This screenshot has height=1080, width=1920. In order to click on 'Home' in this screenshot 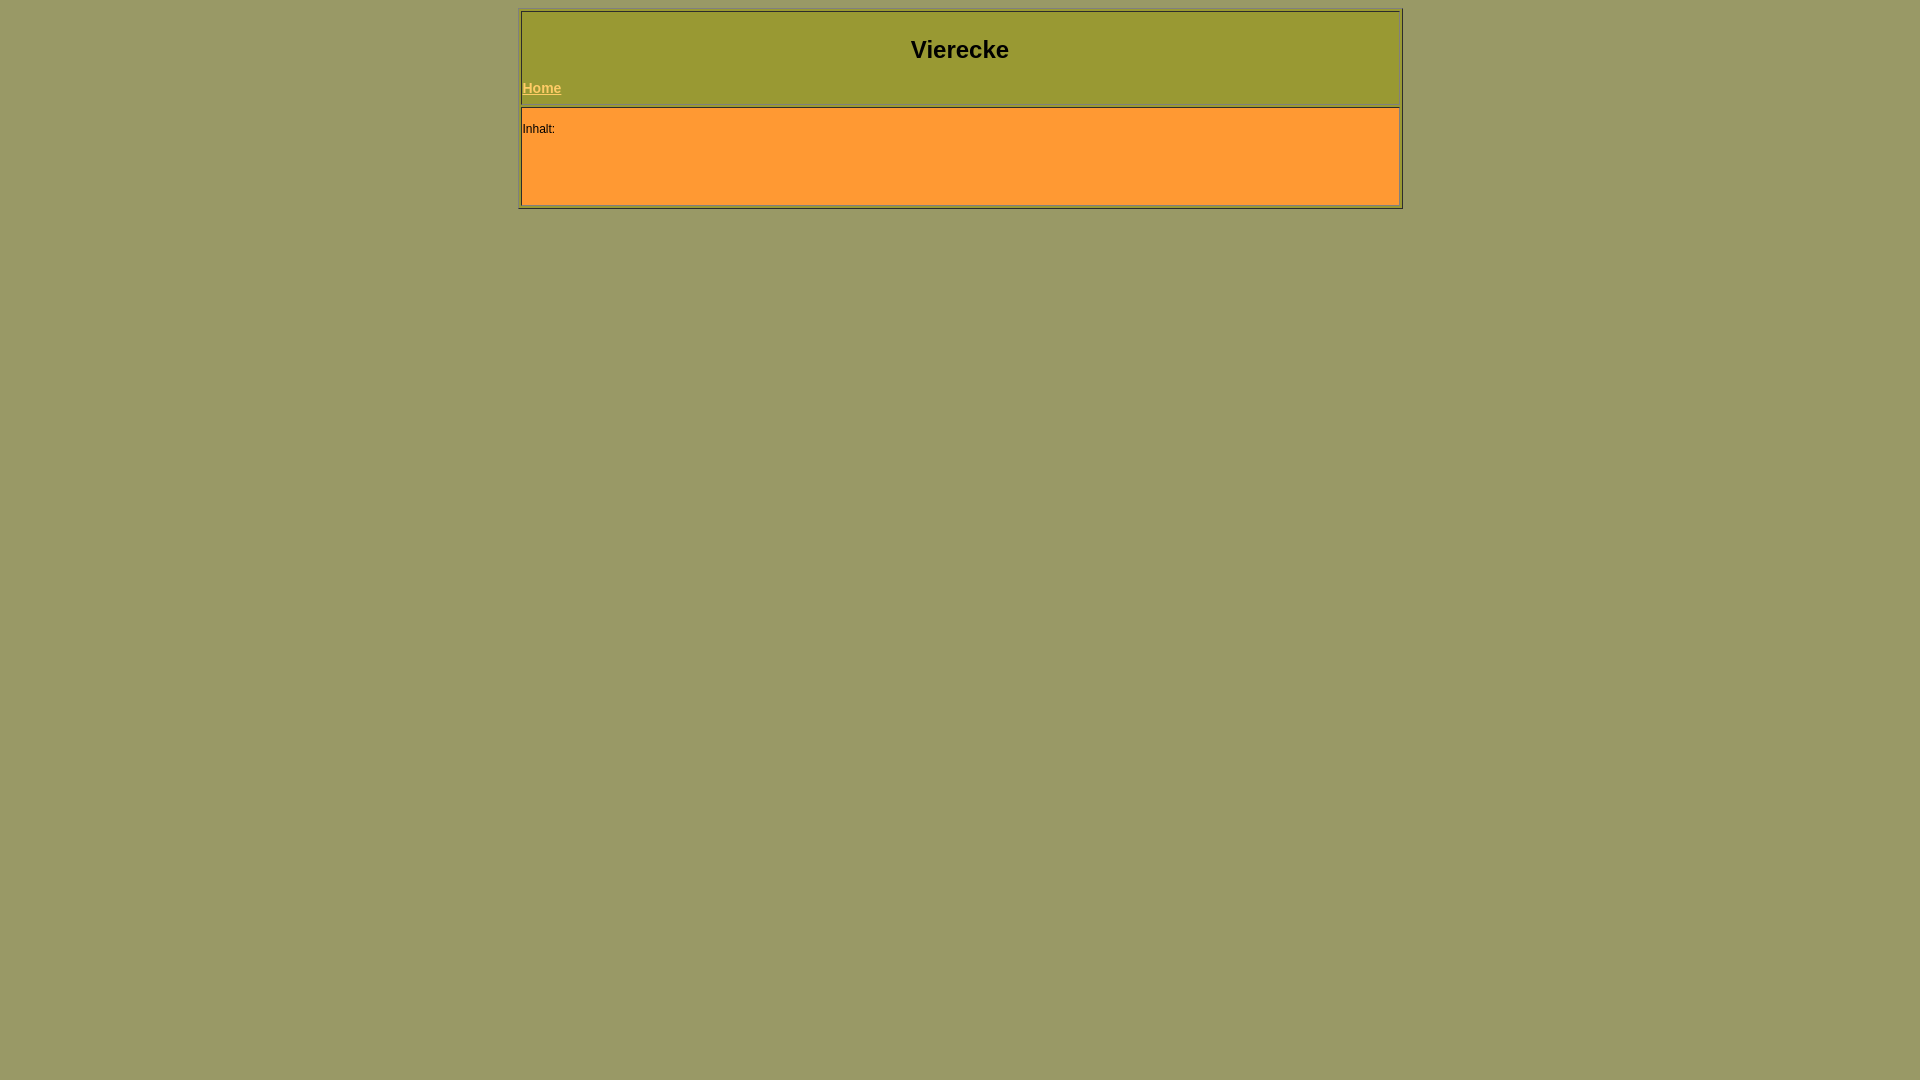, I will do `click(541, 87)`.